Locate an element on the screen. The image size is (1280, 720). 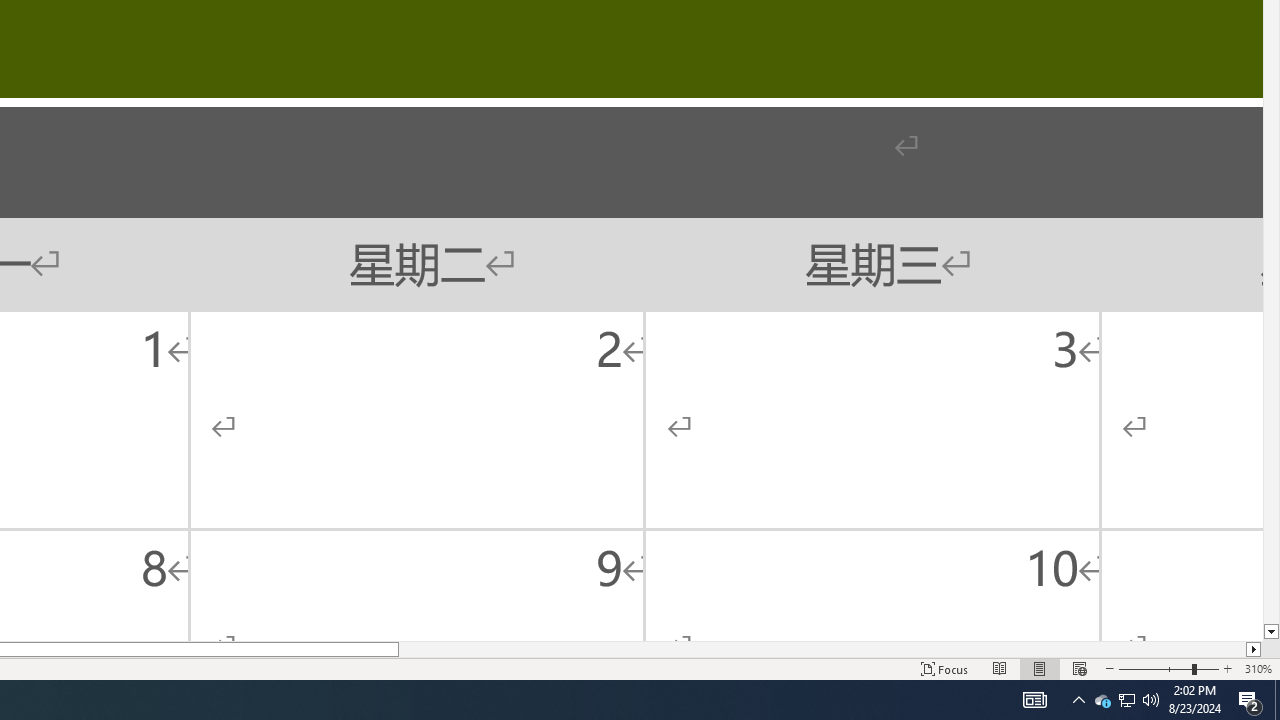
'Column right' is located at coordinates (1253, 649).